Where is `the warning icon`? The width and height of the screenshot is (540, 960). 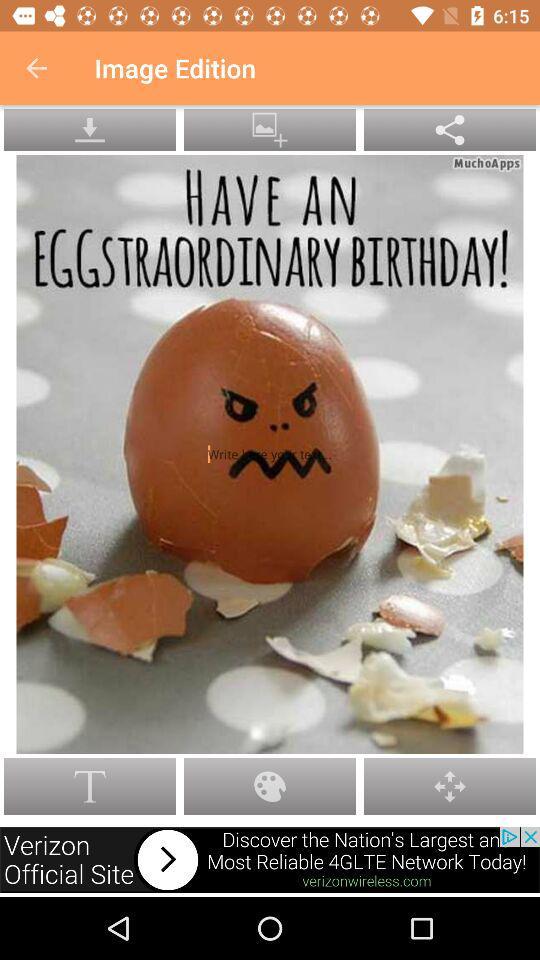
the warning icon is located at coordinates (89, 128).